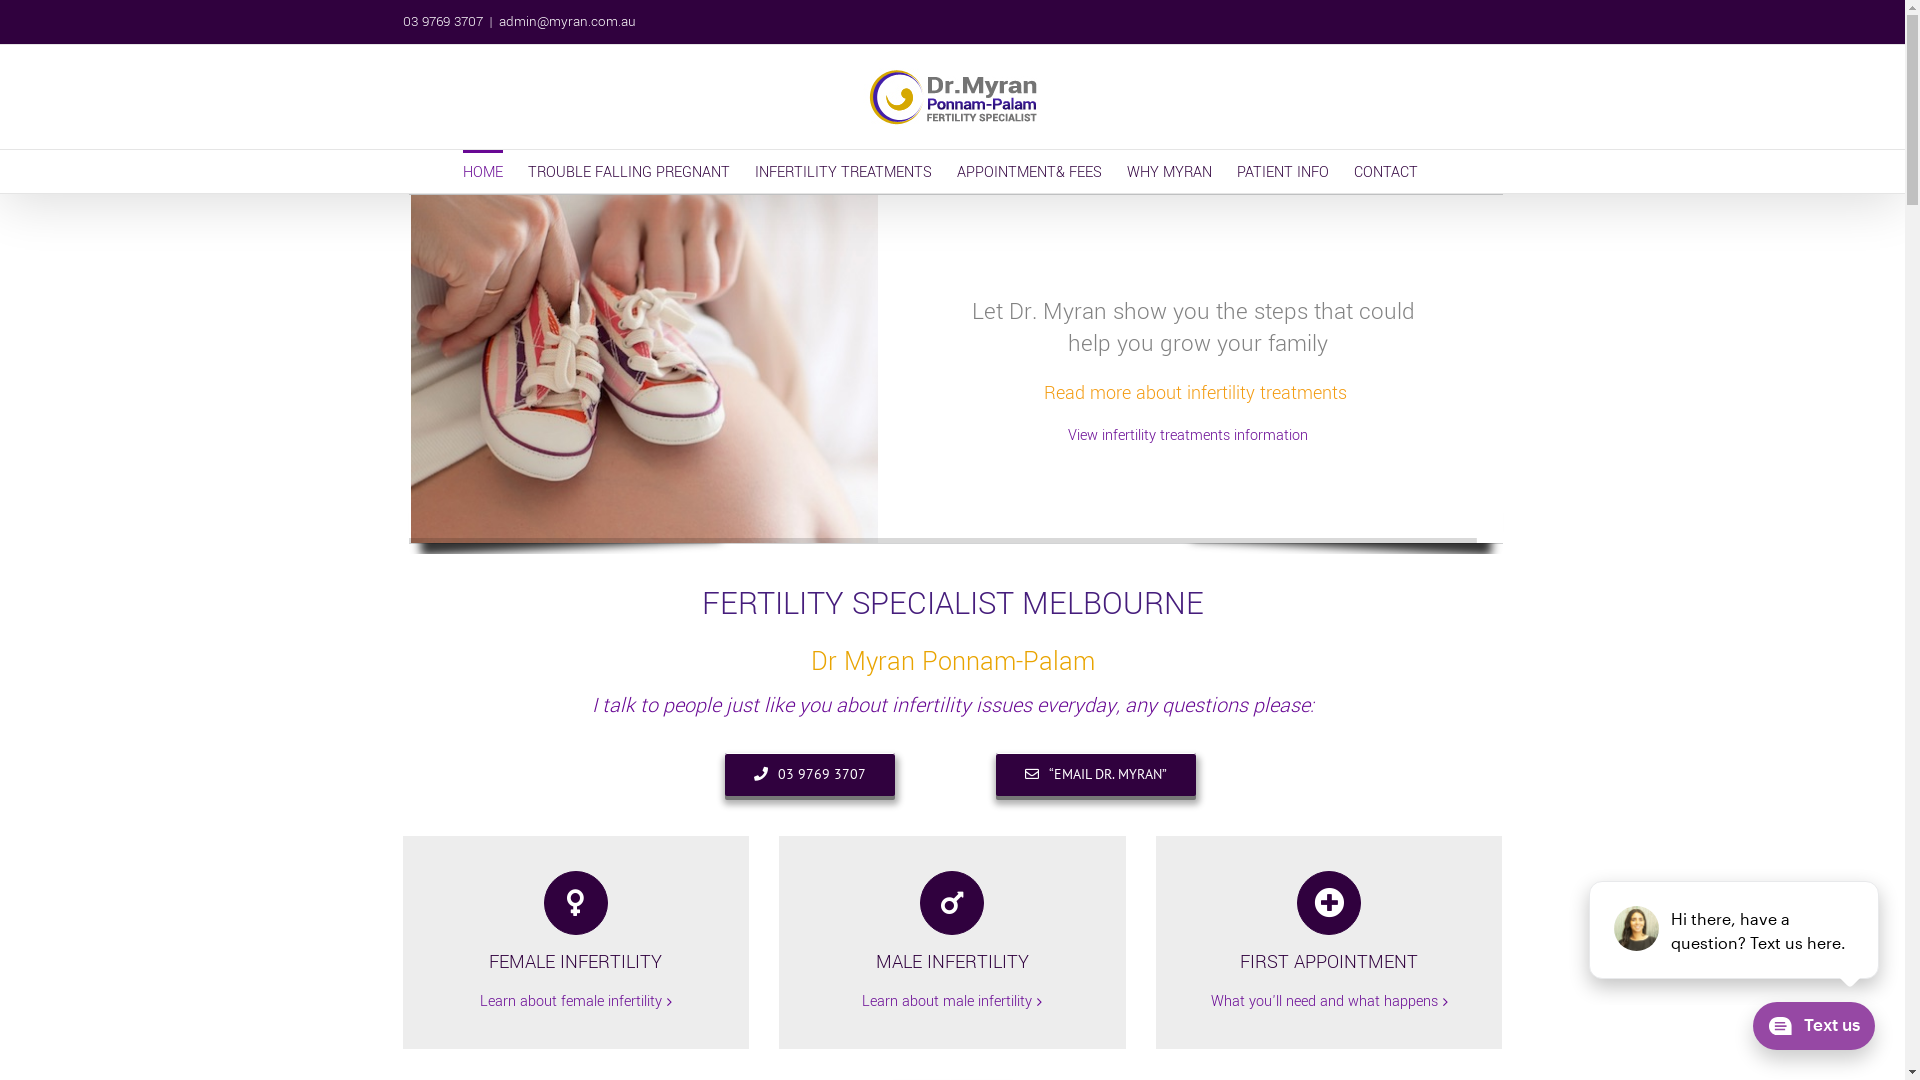 This screenshot has width=1920, height=1080. Describe the element at coordinates (1324, 1002) in the screenshot. I see `'What you'll need and what happens'` at that location.